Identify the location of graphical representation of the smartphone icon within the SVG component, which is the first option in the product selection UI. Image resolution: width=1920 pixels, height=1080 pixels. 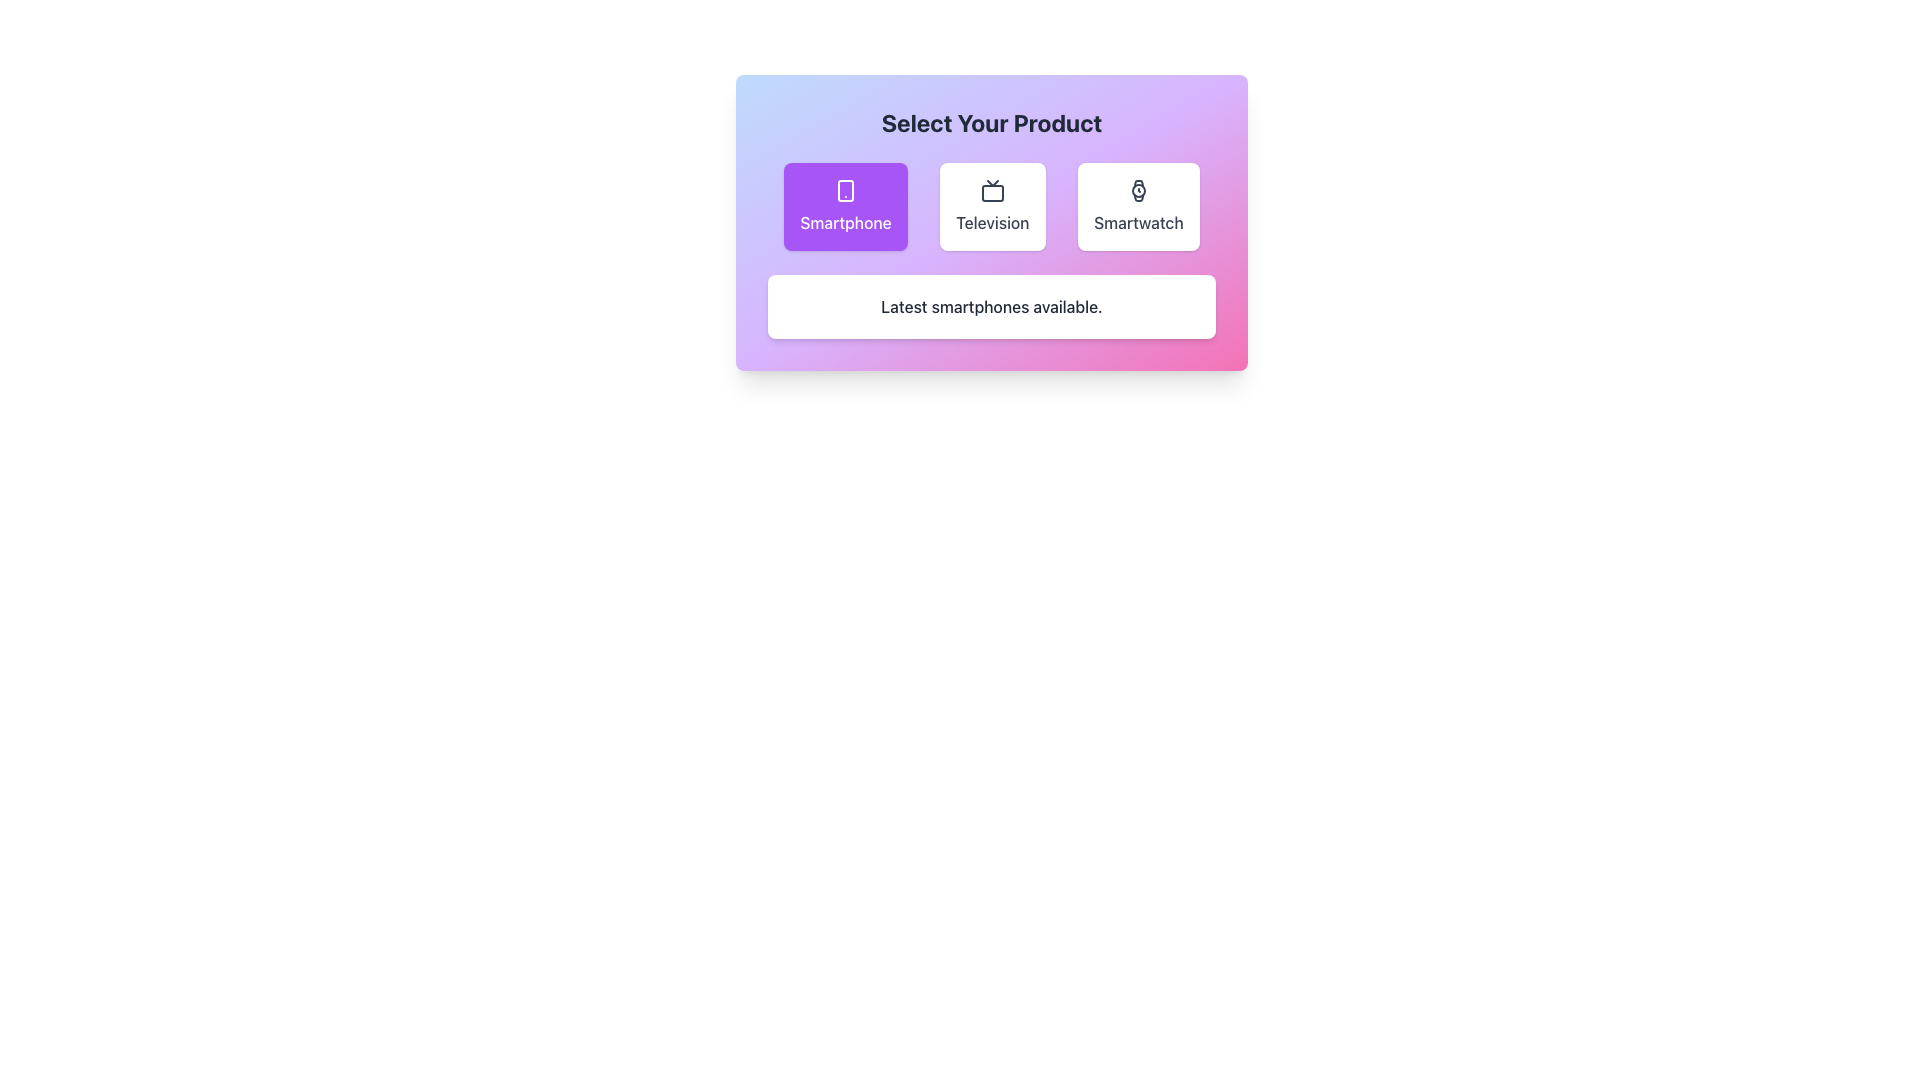
(845, 191).